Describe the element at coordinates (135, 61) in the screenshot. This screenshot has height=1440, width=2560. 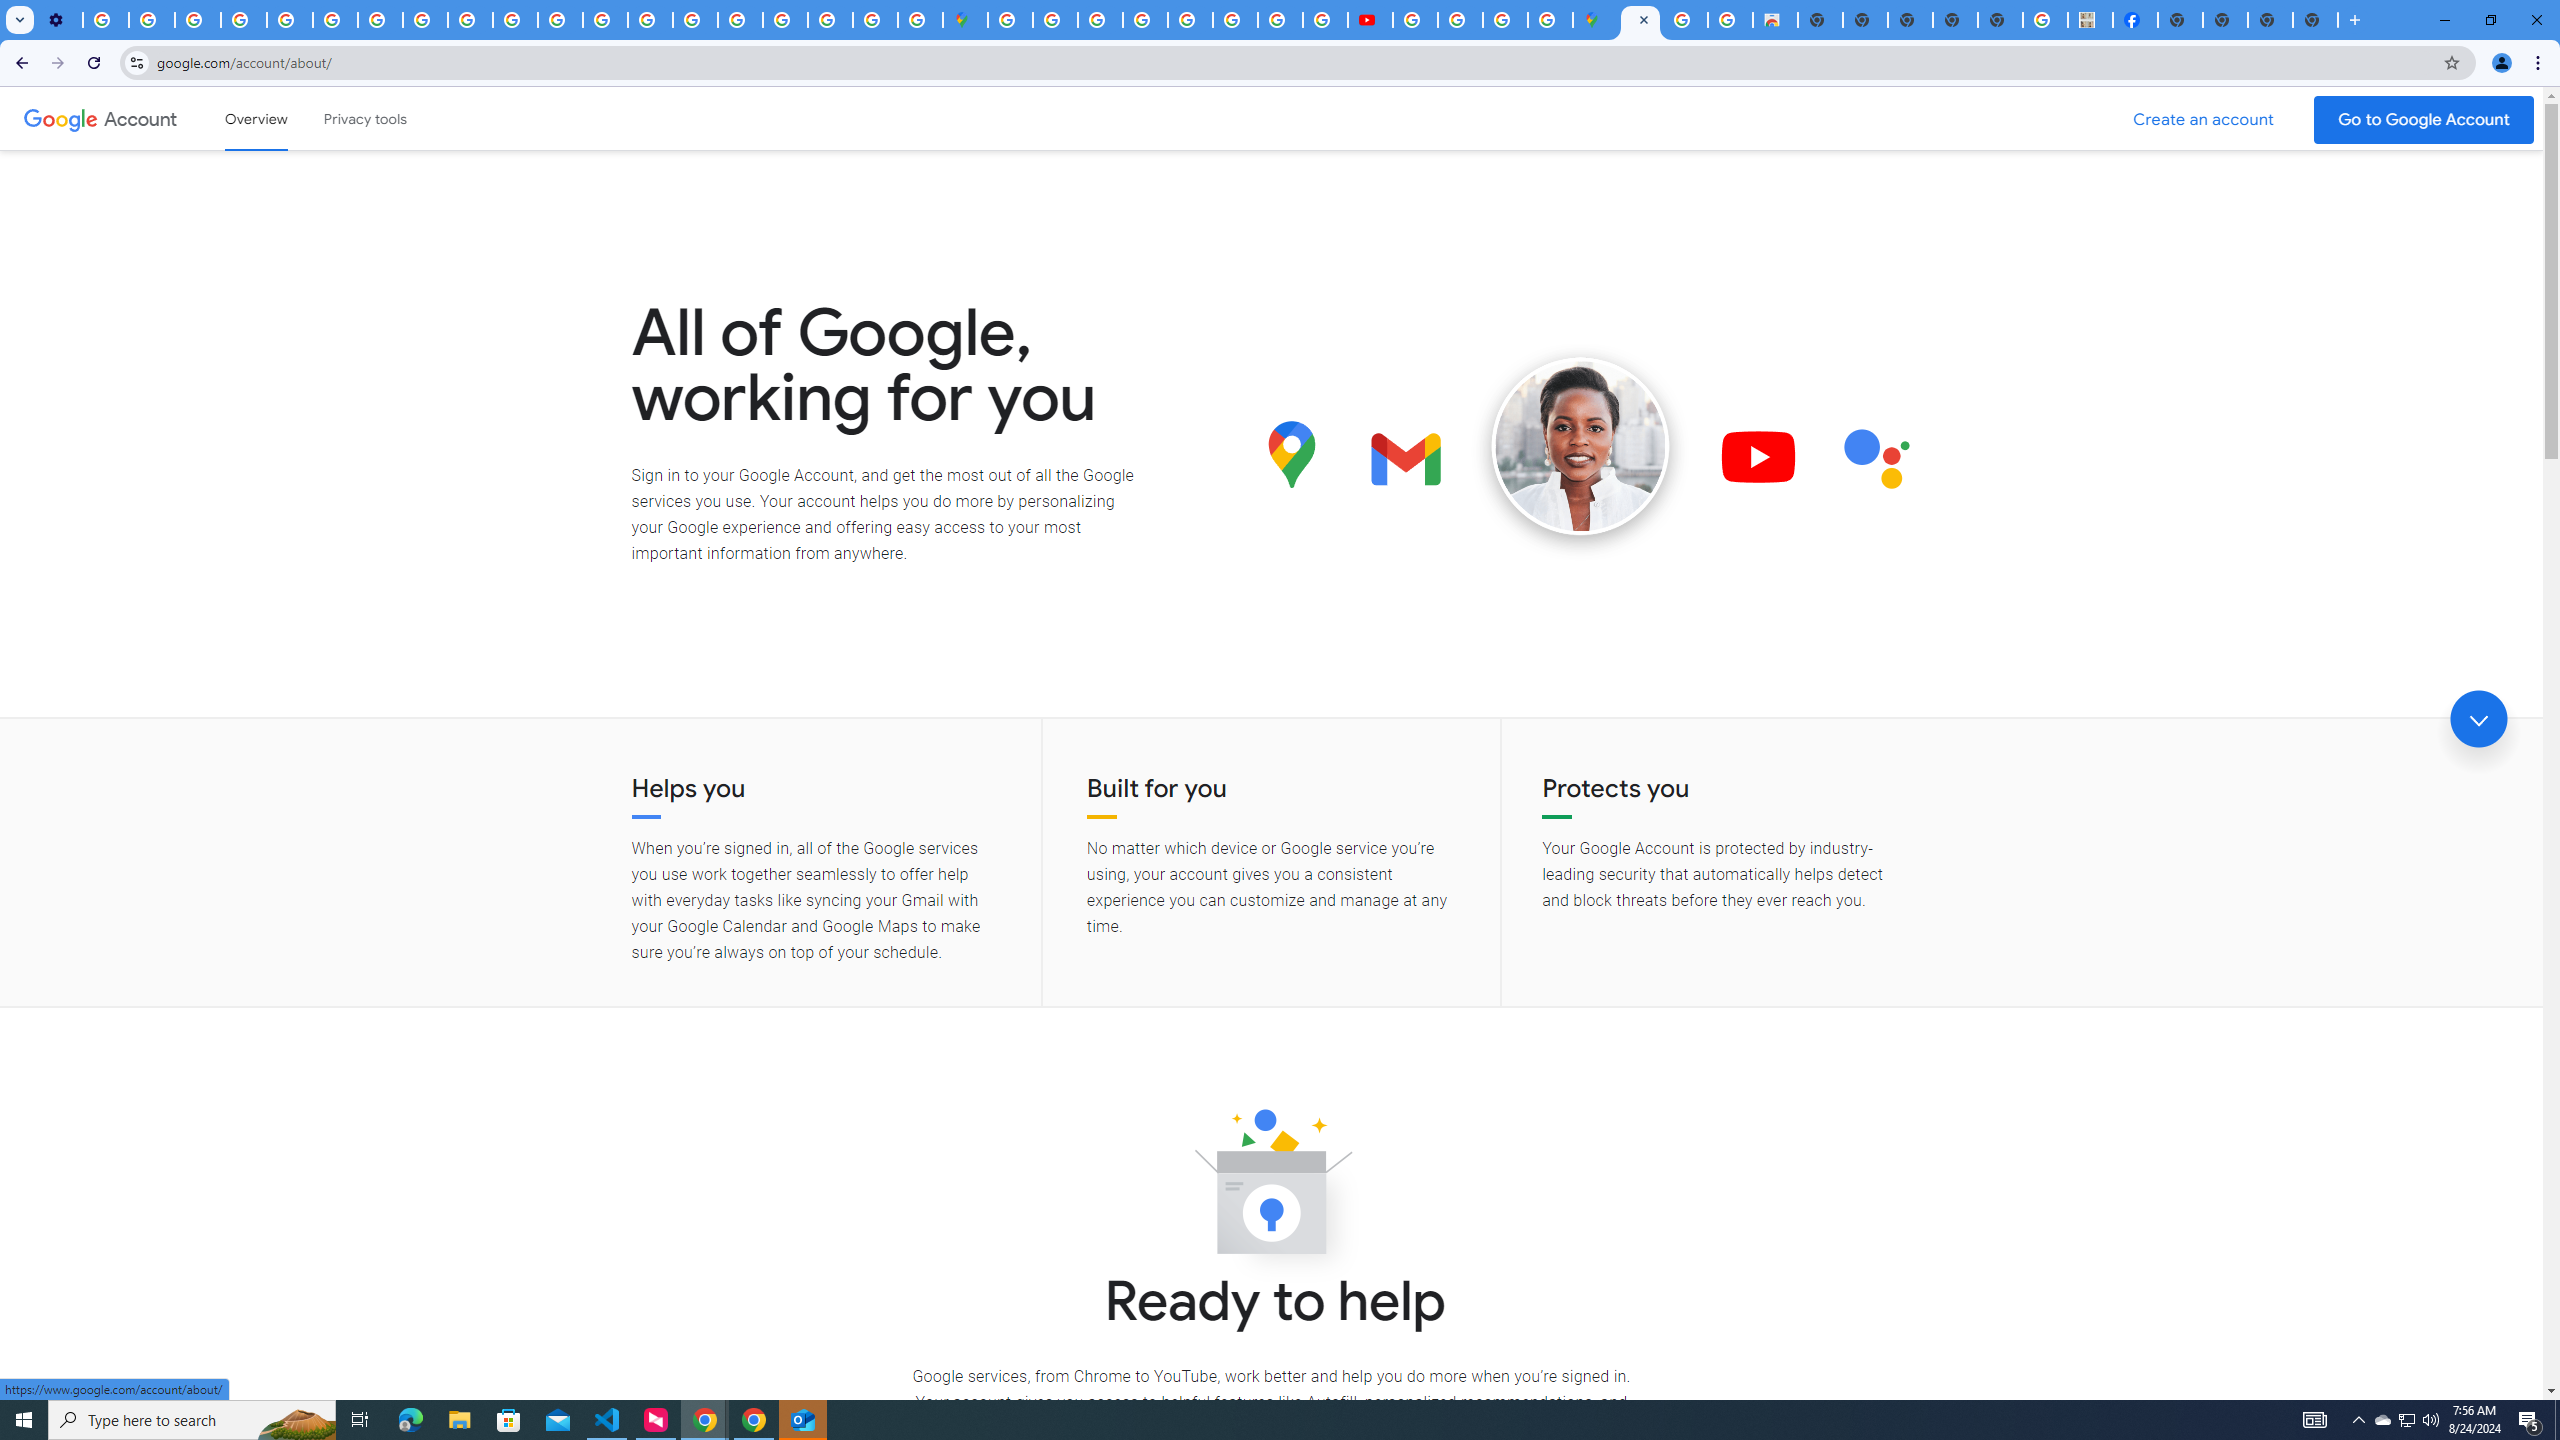
I see `'View site information'` at that location.